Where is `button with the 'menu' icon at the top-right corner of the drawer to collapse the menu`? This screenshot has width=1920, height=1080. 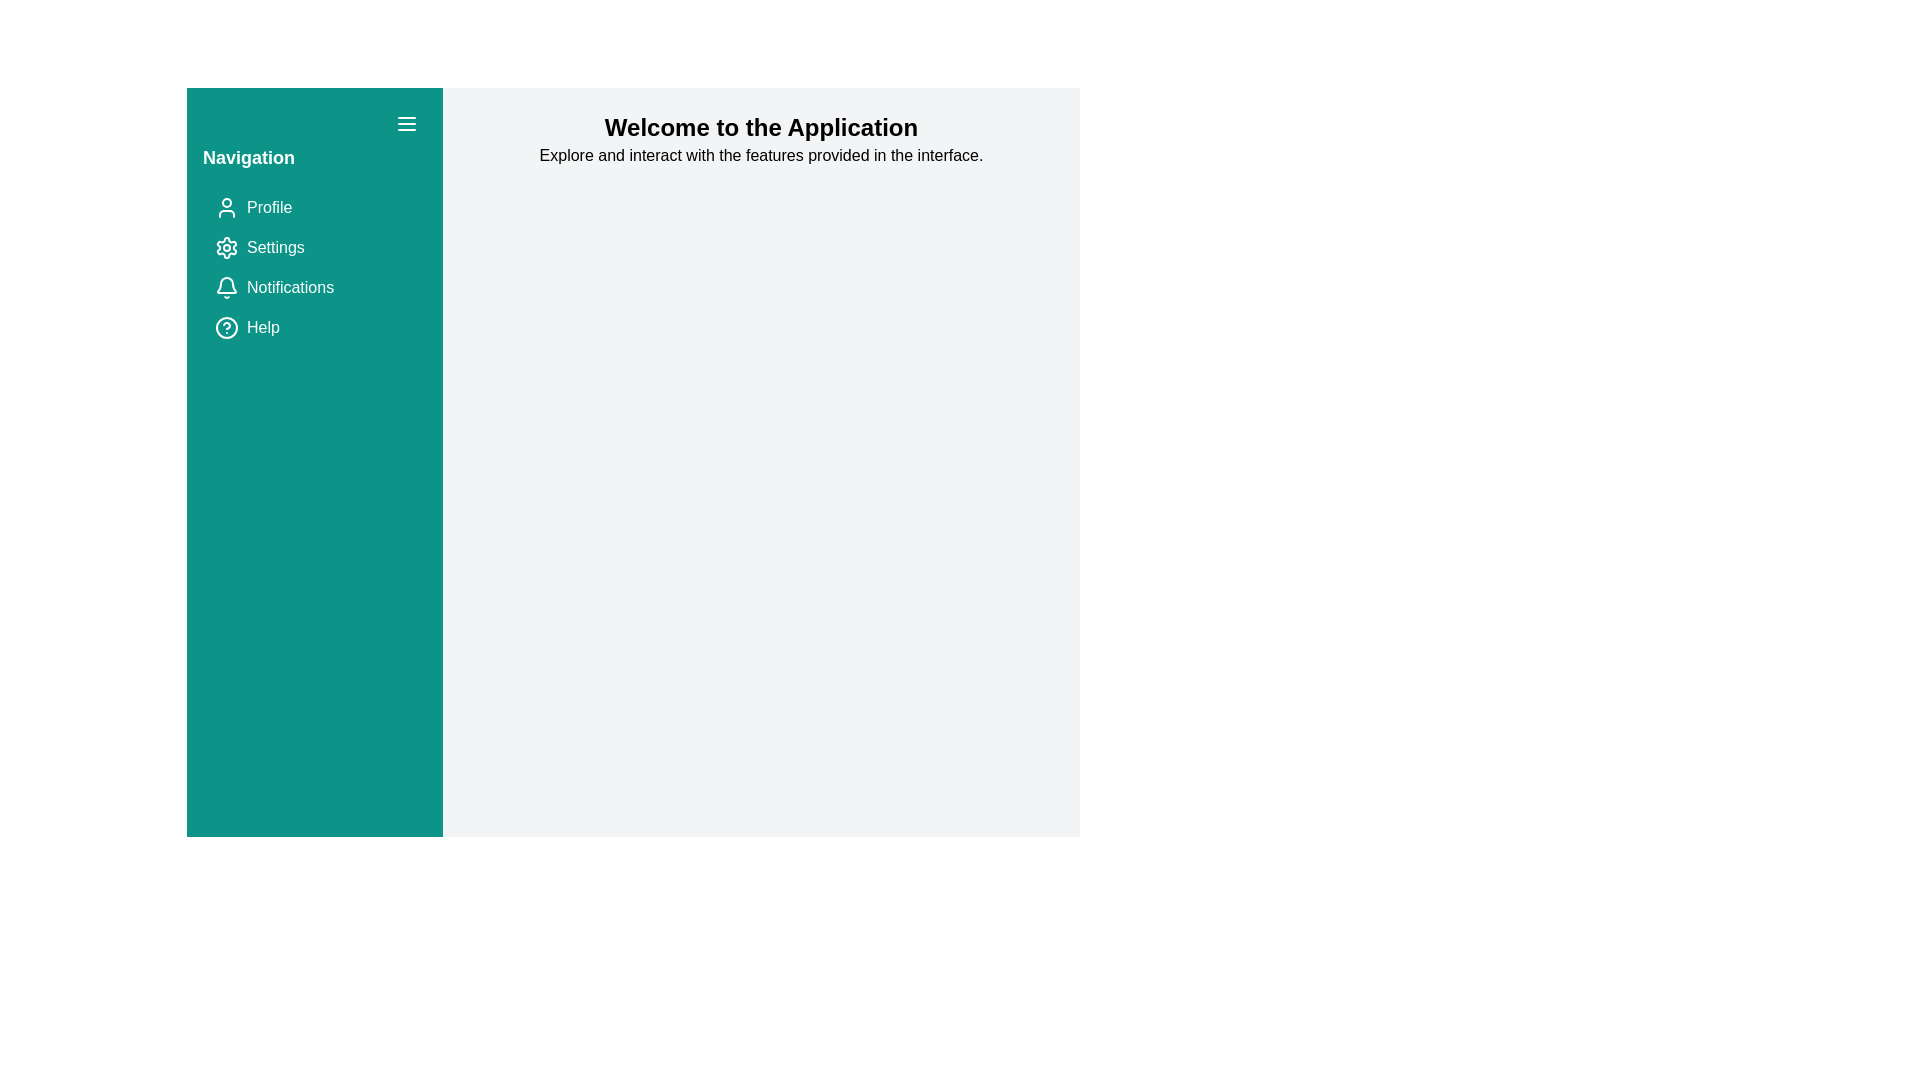
button with the 'menu' icon at the top-right corner of the drawer to collapse the menu is located at coordinates (406, 123).